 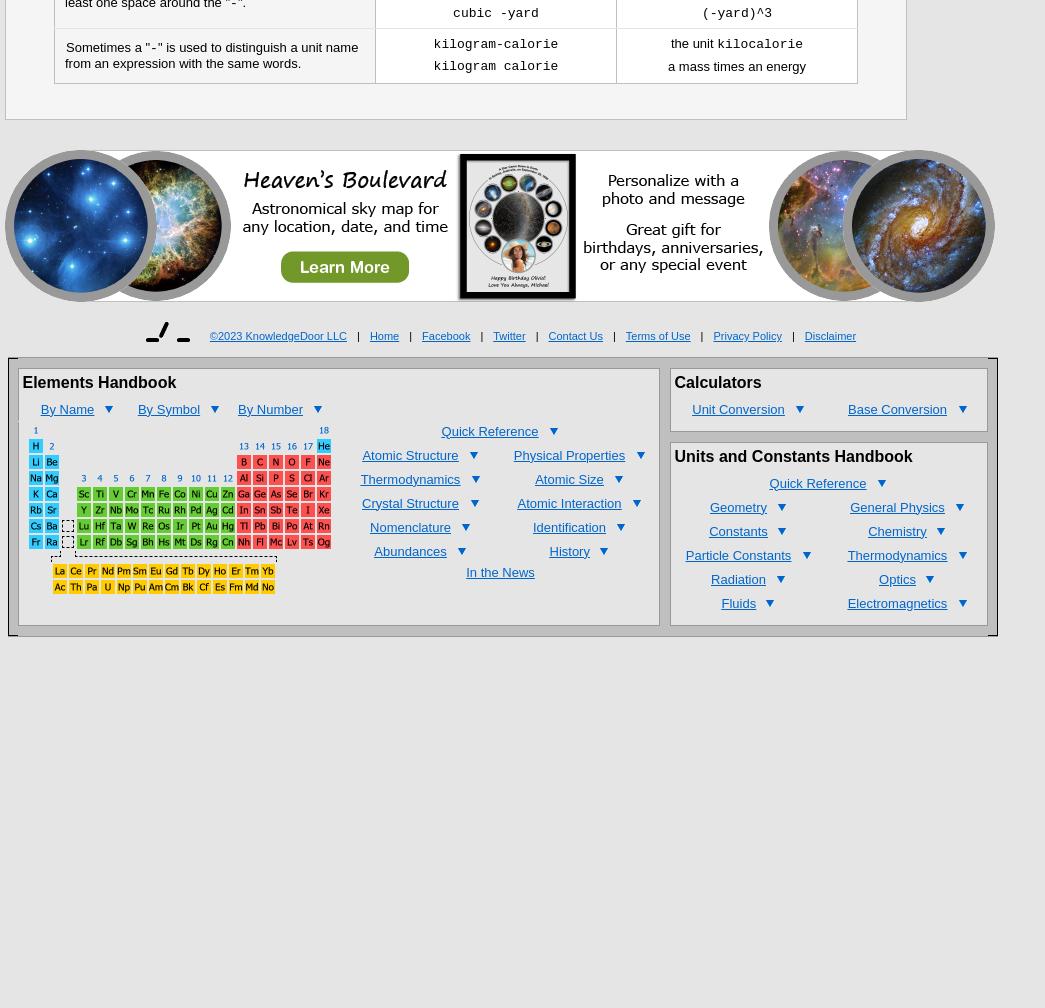 I want to click on '2023 KnowledgeDoor LLC', so click(x=281, y=335).